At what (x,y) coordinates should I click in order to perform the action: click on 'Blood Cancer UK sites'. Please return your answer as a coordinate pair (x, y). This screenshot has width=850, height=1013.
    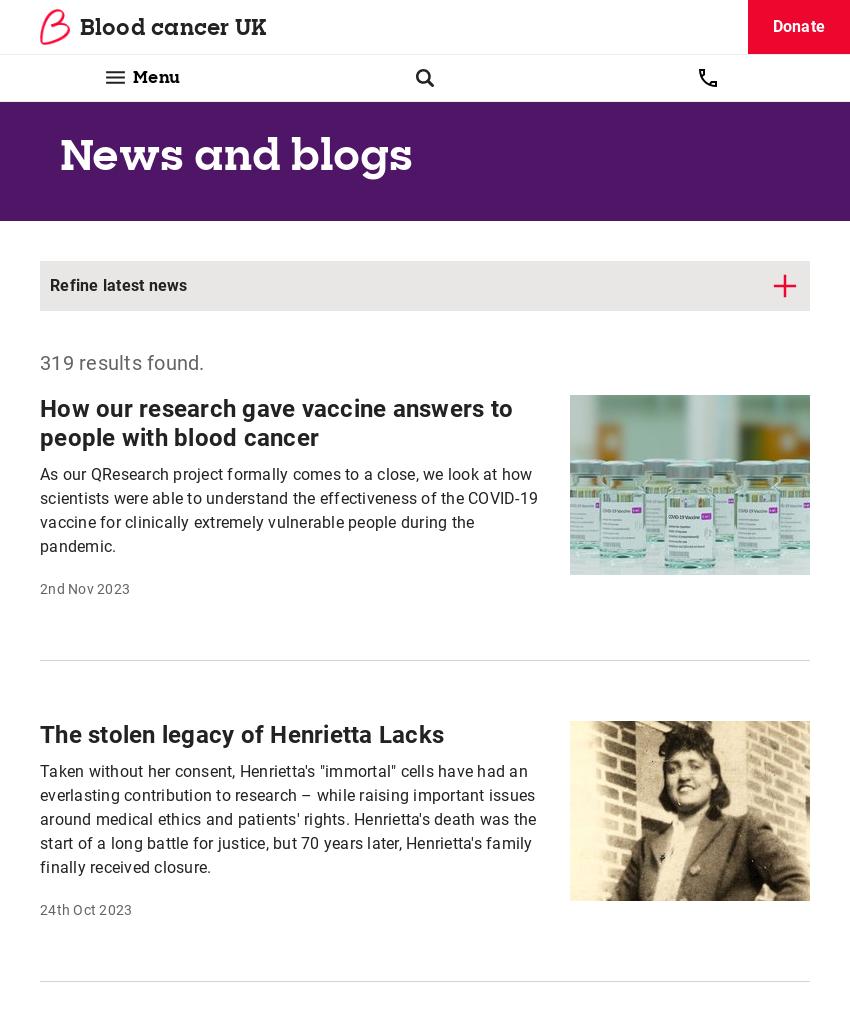
    Looking at the image, I should click on (535, 956).